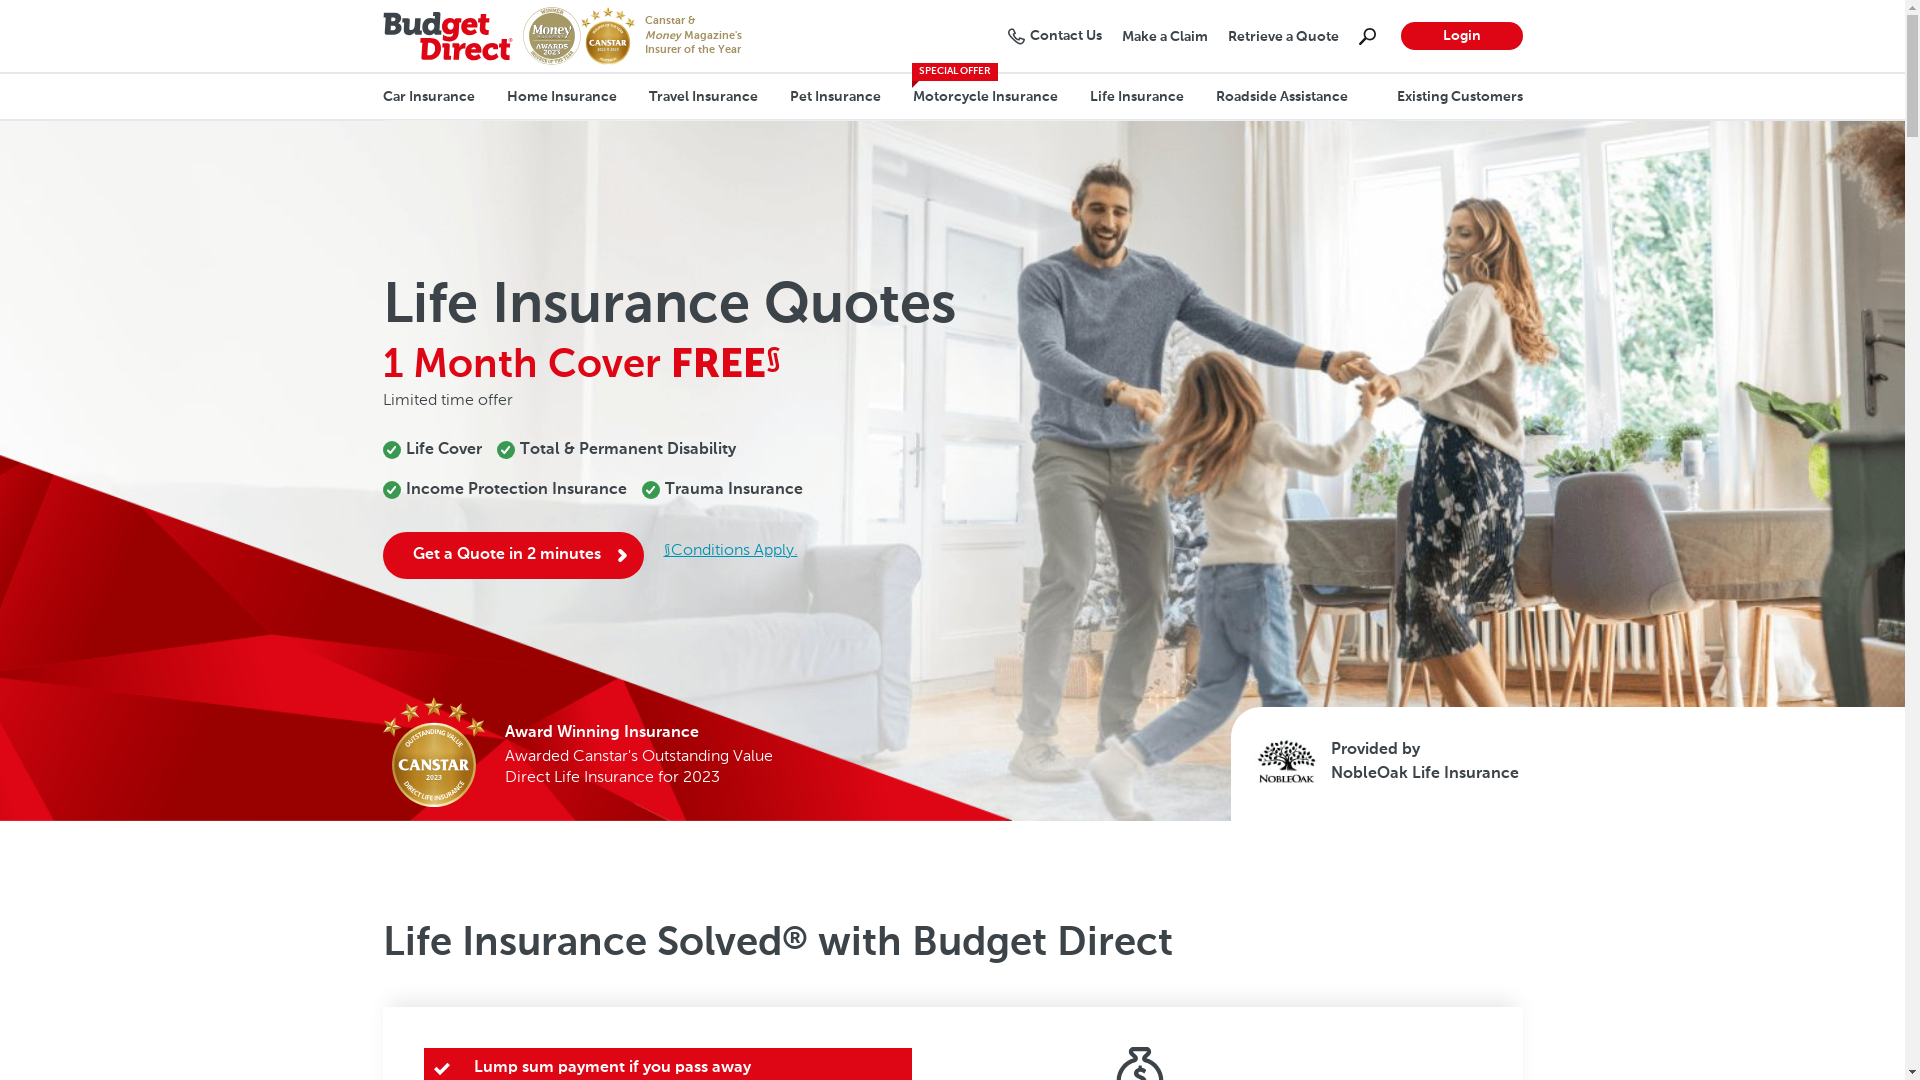 The height and width of the screenshot is (1080, 1920). Describe the element at coordinates (1137, 97) in the screenshot. I see `'Life Insurance'` at that location.